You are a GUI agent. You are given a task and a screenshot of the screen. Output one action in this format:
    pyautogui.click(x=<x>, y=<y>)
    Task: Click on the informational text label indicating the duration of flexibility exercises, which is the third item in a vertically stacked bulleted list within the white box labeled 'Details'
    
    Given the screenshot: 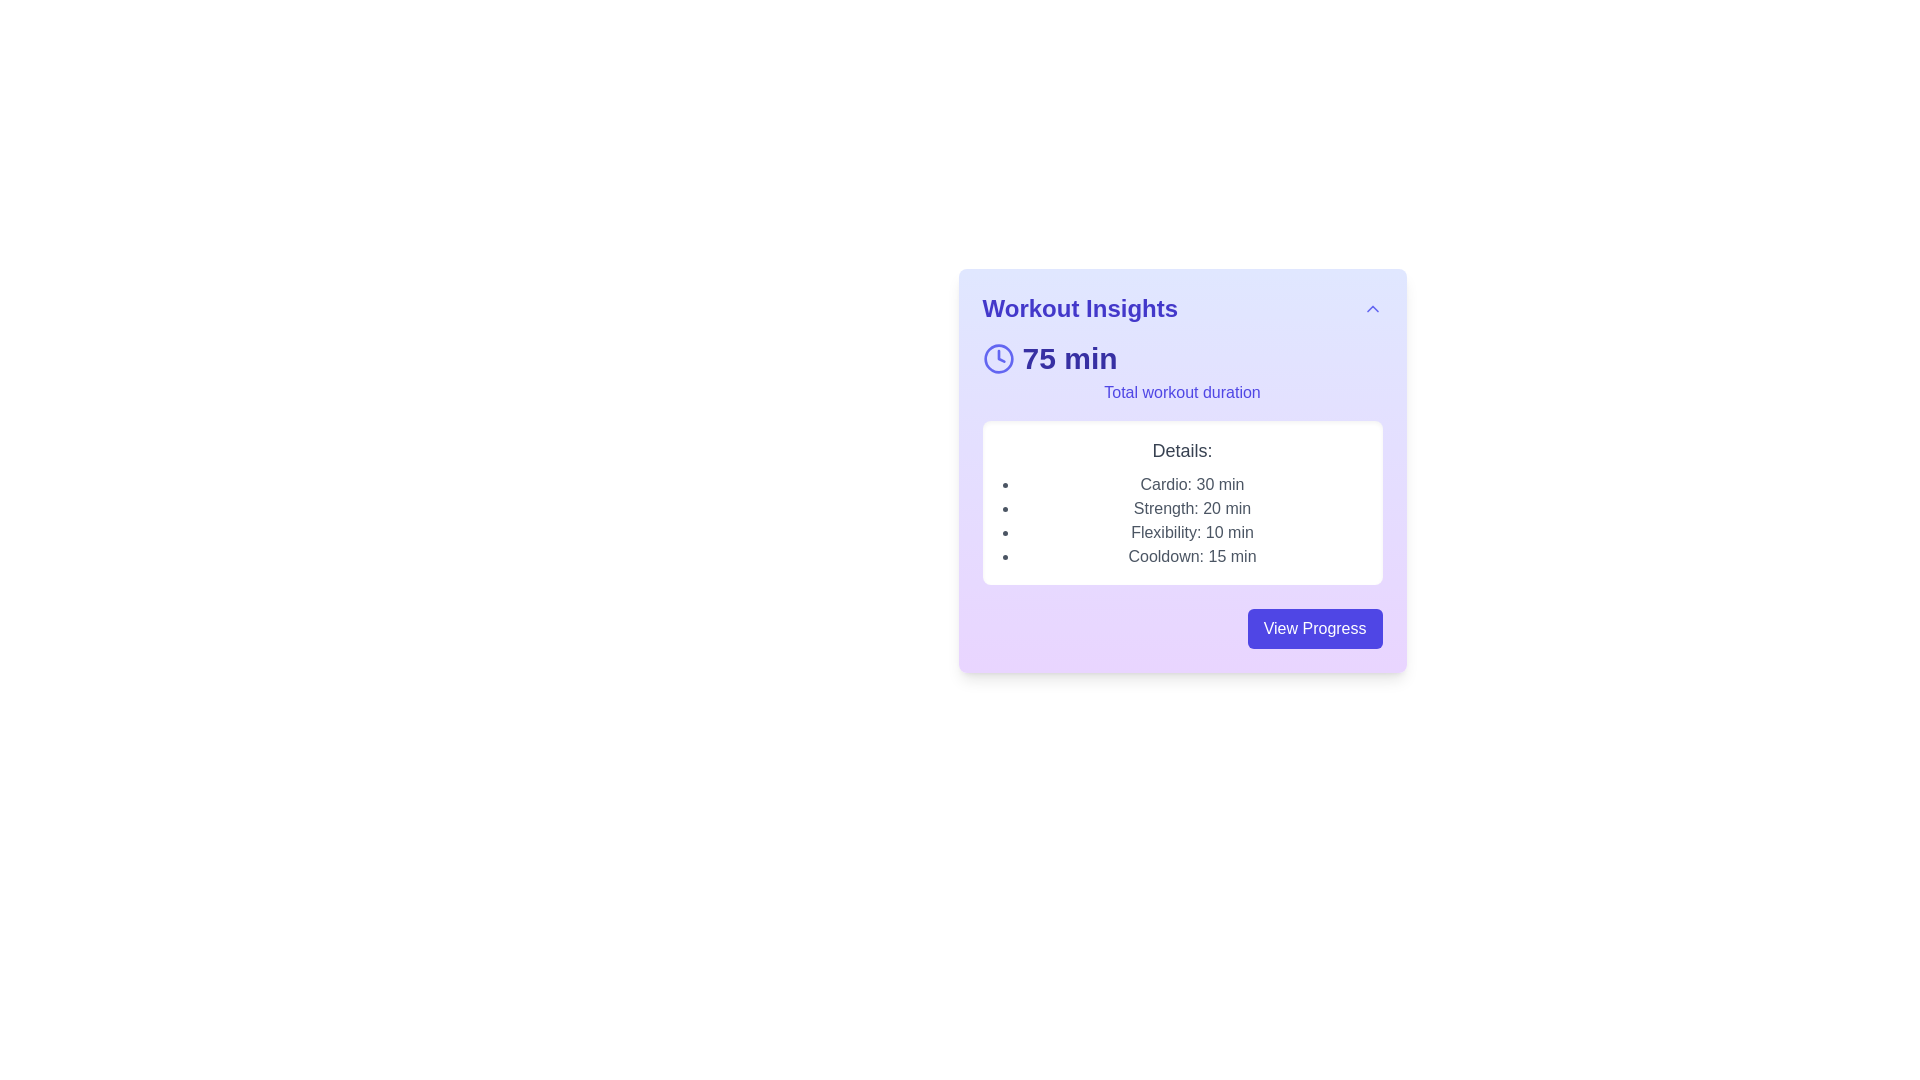 What is the action you would take?
    pyautogui.click(x=1192, y=531)
    